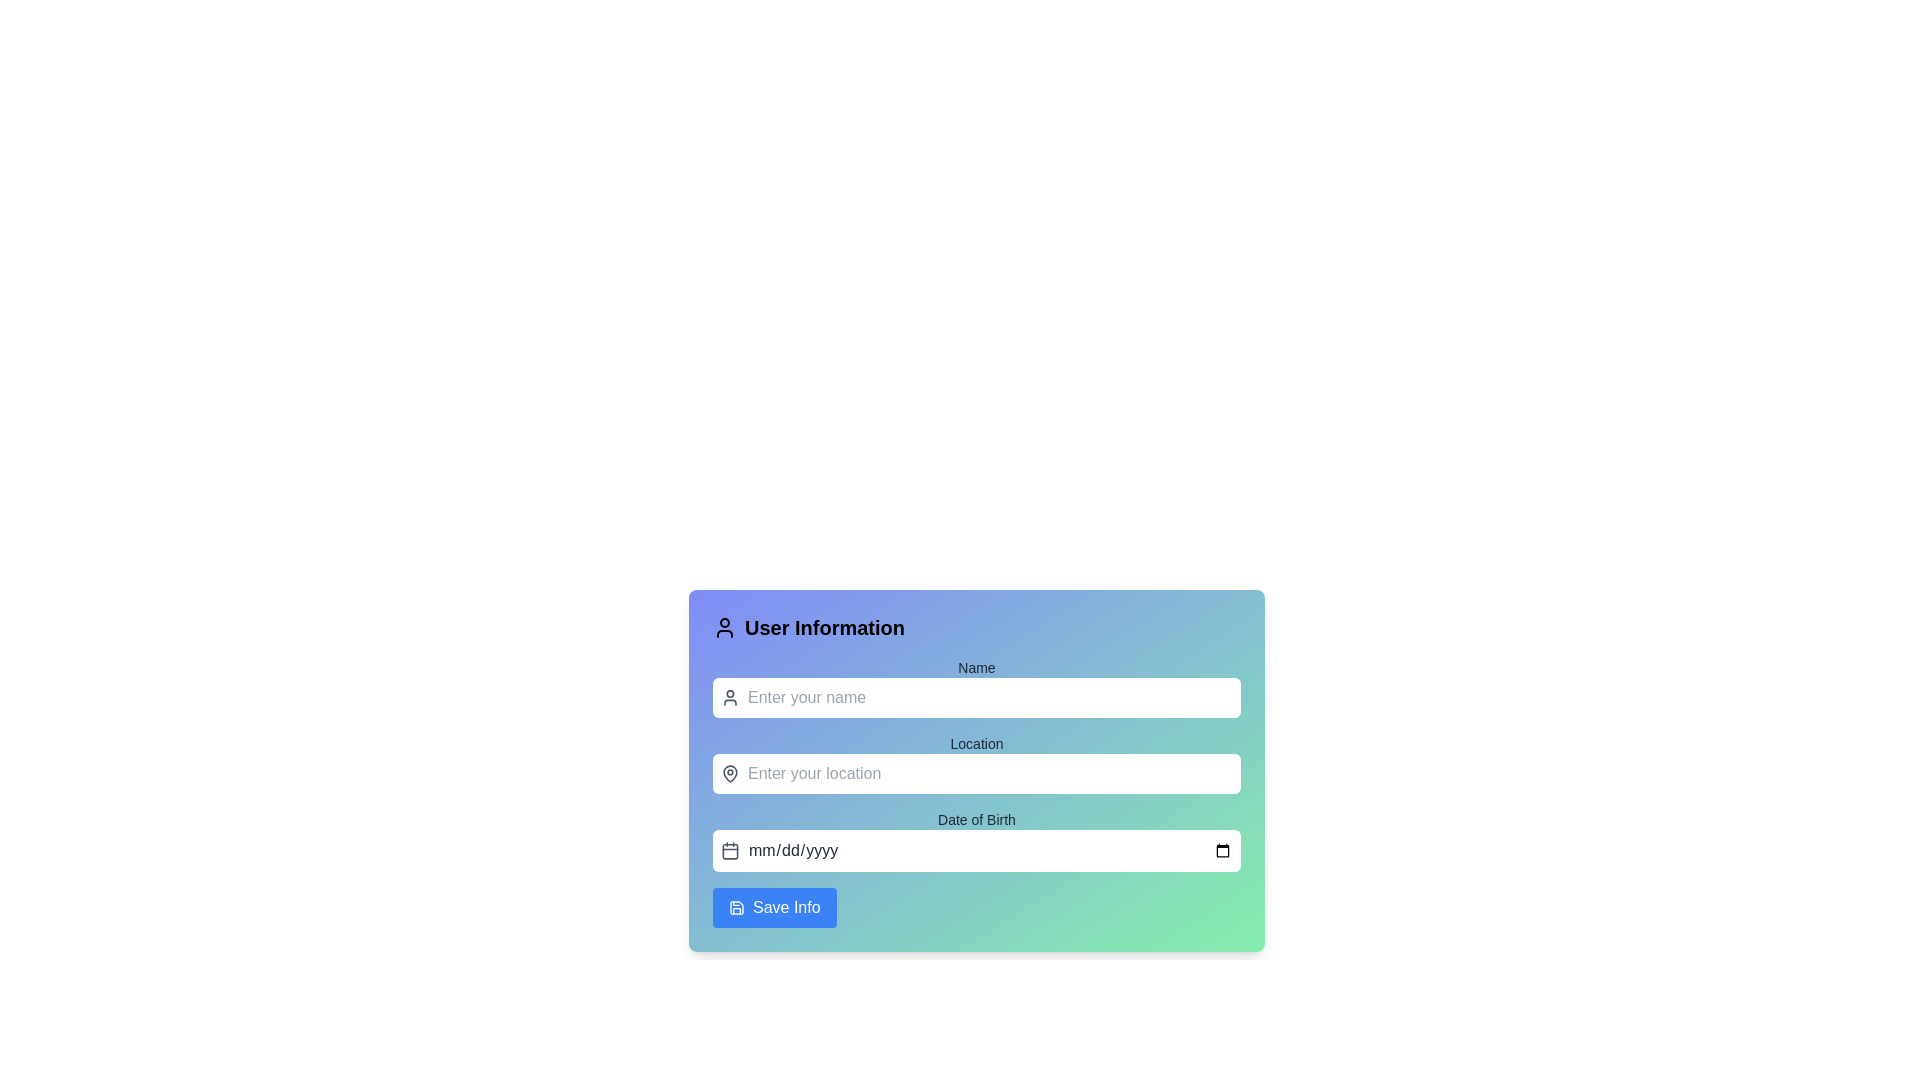 The height and width of the screenshot is (1080, 1920). Describe the element at coordinates (723, 627) in the screenshot. I see `the user information icon located to the left of the 'User Information' title` at that location.